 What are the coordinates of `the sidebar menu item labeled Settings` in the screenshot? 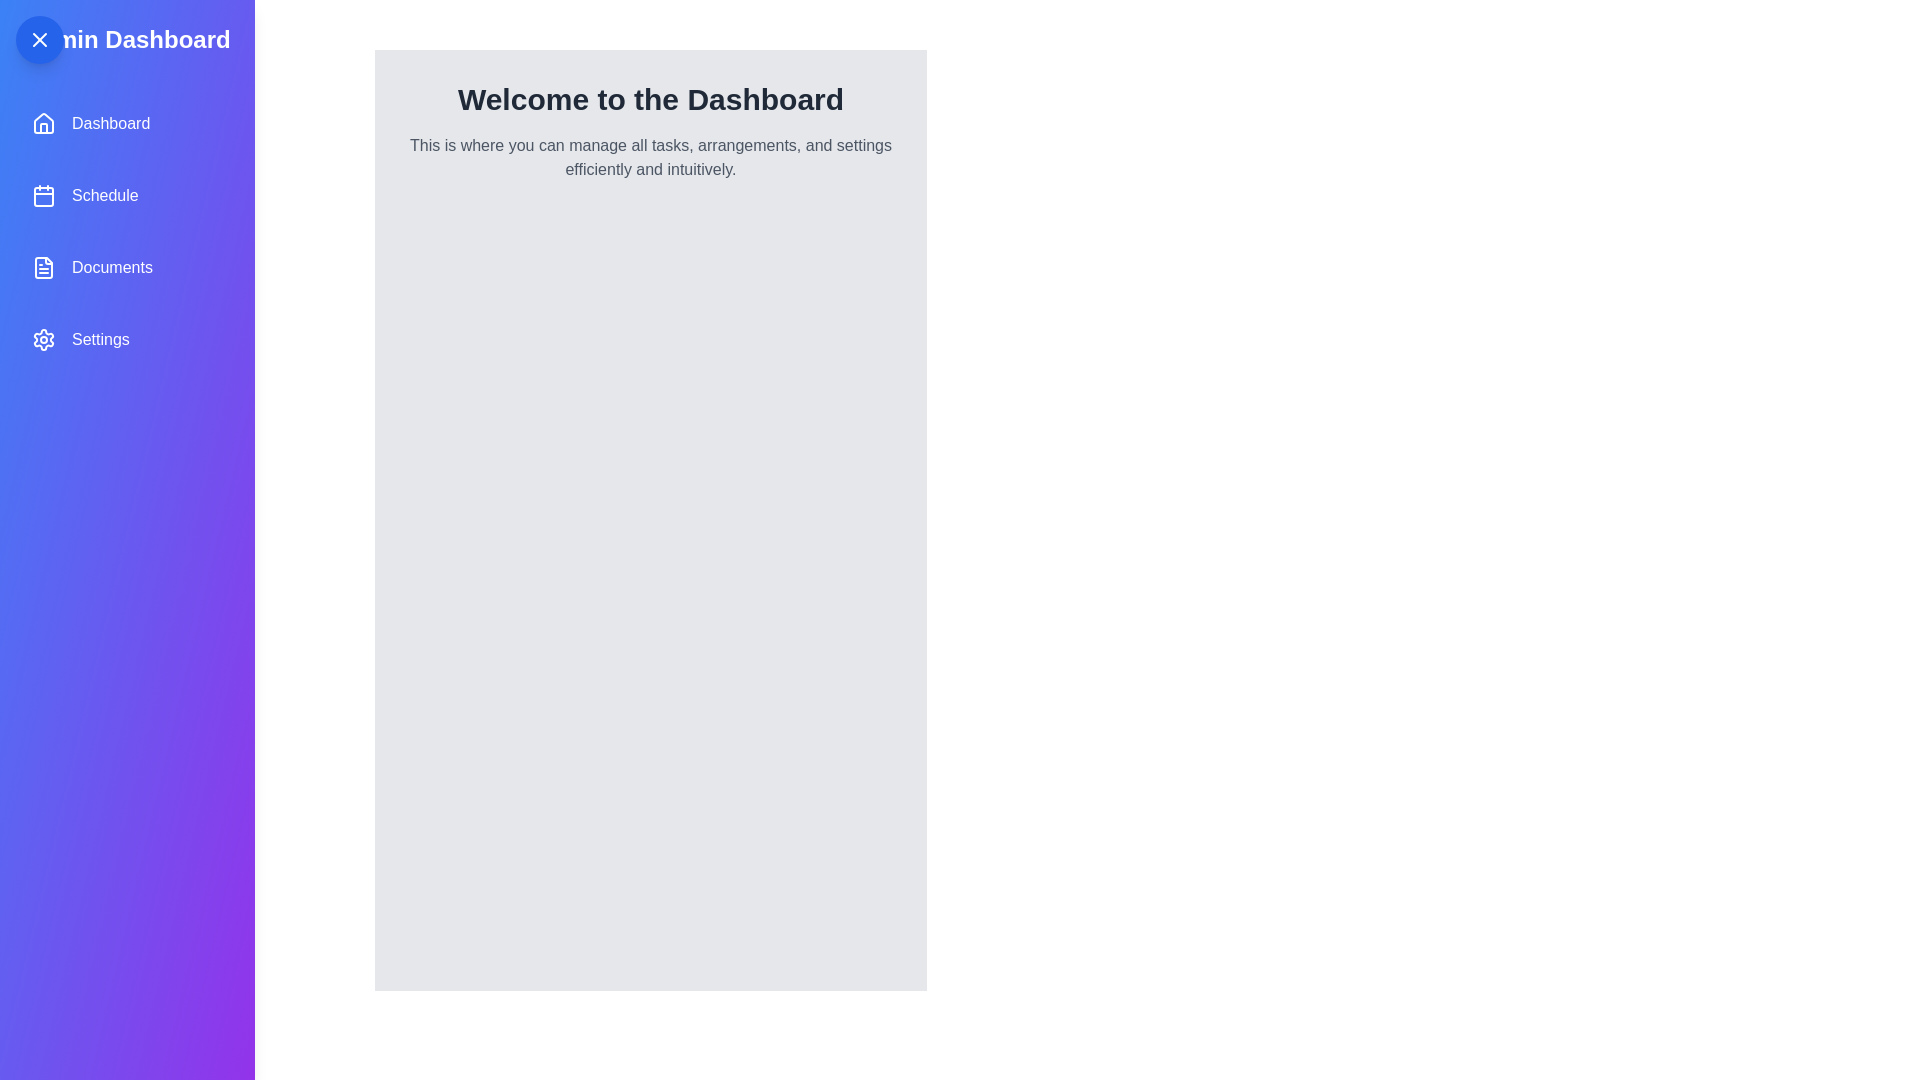 It's located at (125, 338).